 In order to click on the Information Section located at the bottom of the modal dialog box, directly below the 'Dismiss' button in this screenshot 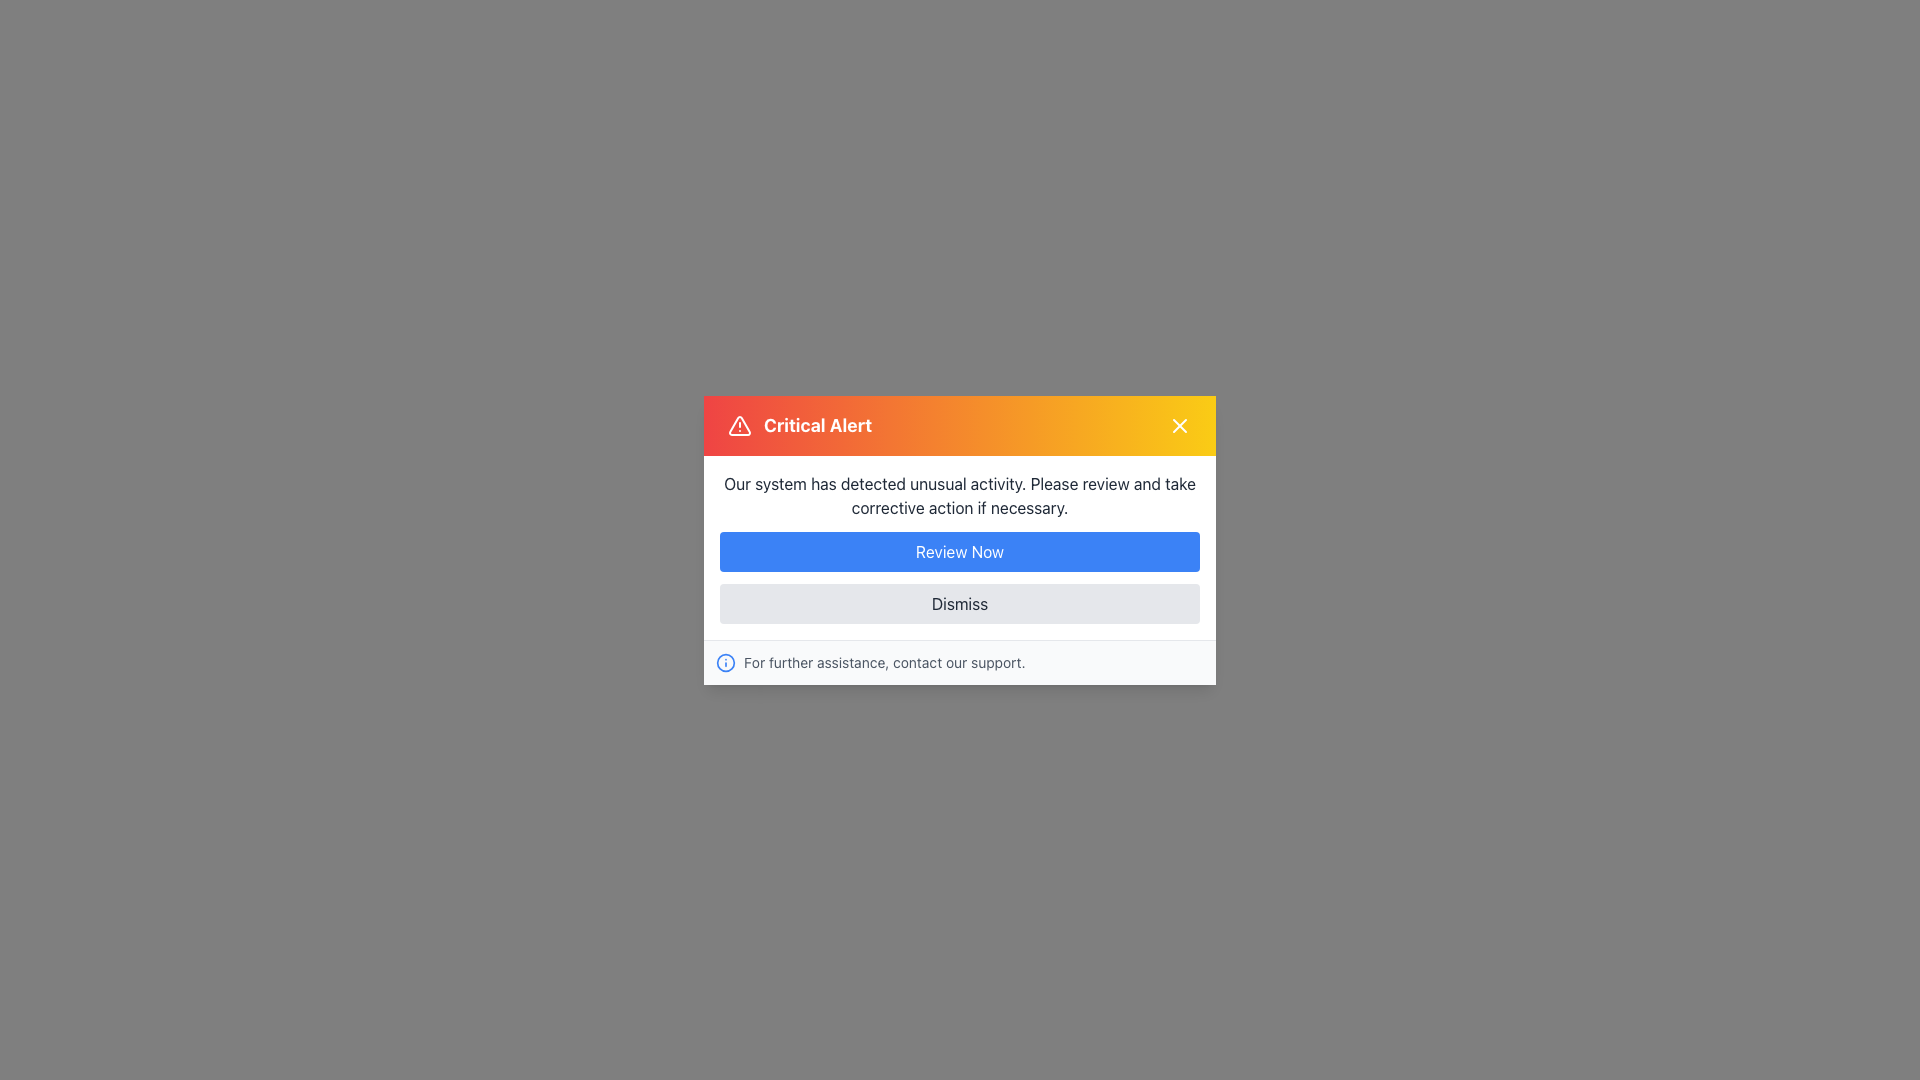, I will do `click(960, 662)`.